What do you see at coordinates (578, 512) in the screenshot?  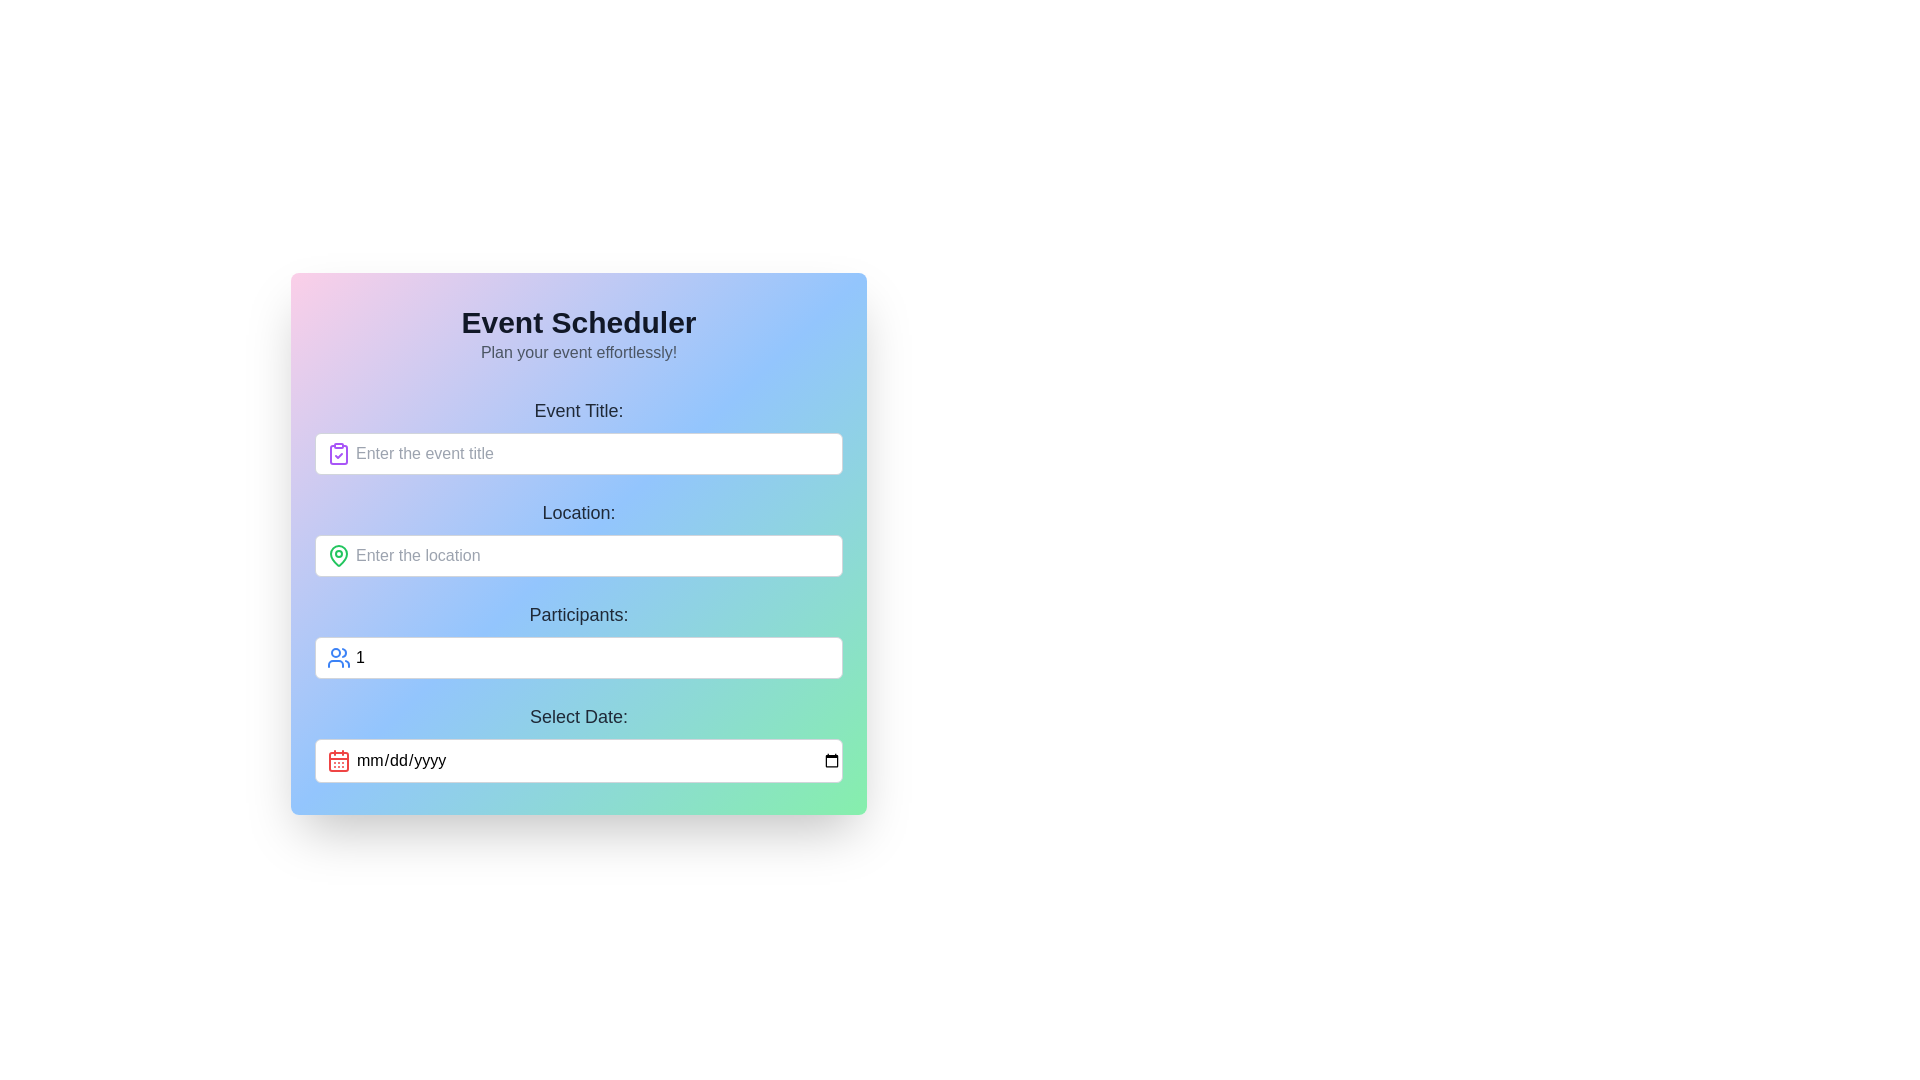 I see `the text label displaying 'Location:' which is centered above an input field and styled in bold dark gray` at bounding box center [578, 512].